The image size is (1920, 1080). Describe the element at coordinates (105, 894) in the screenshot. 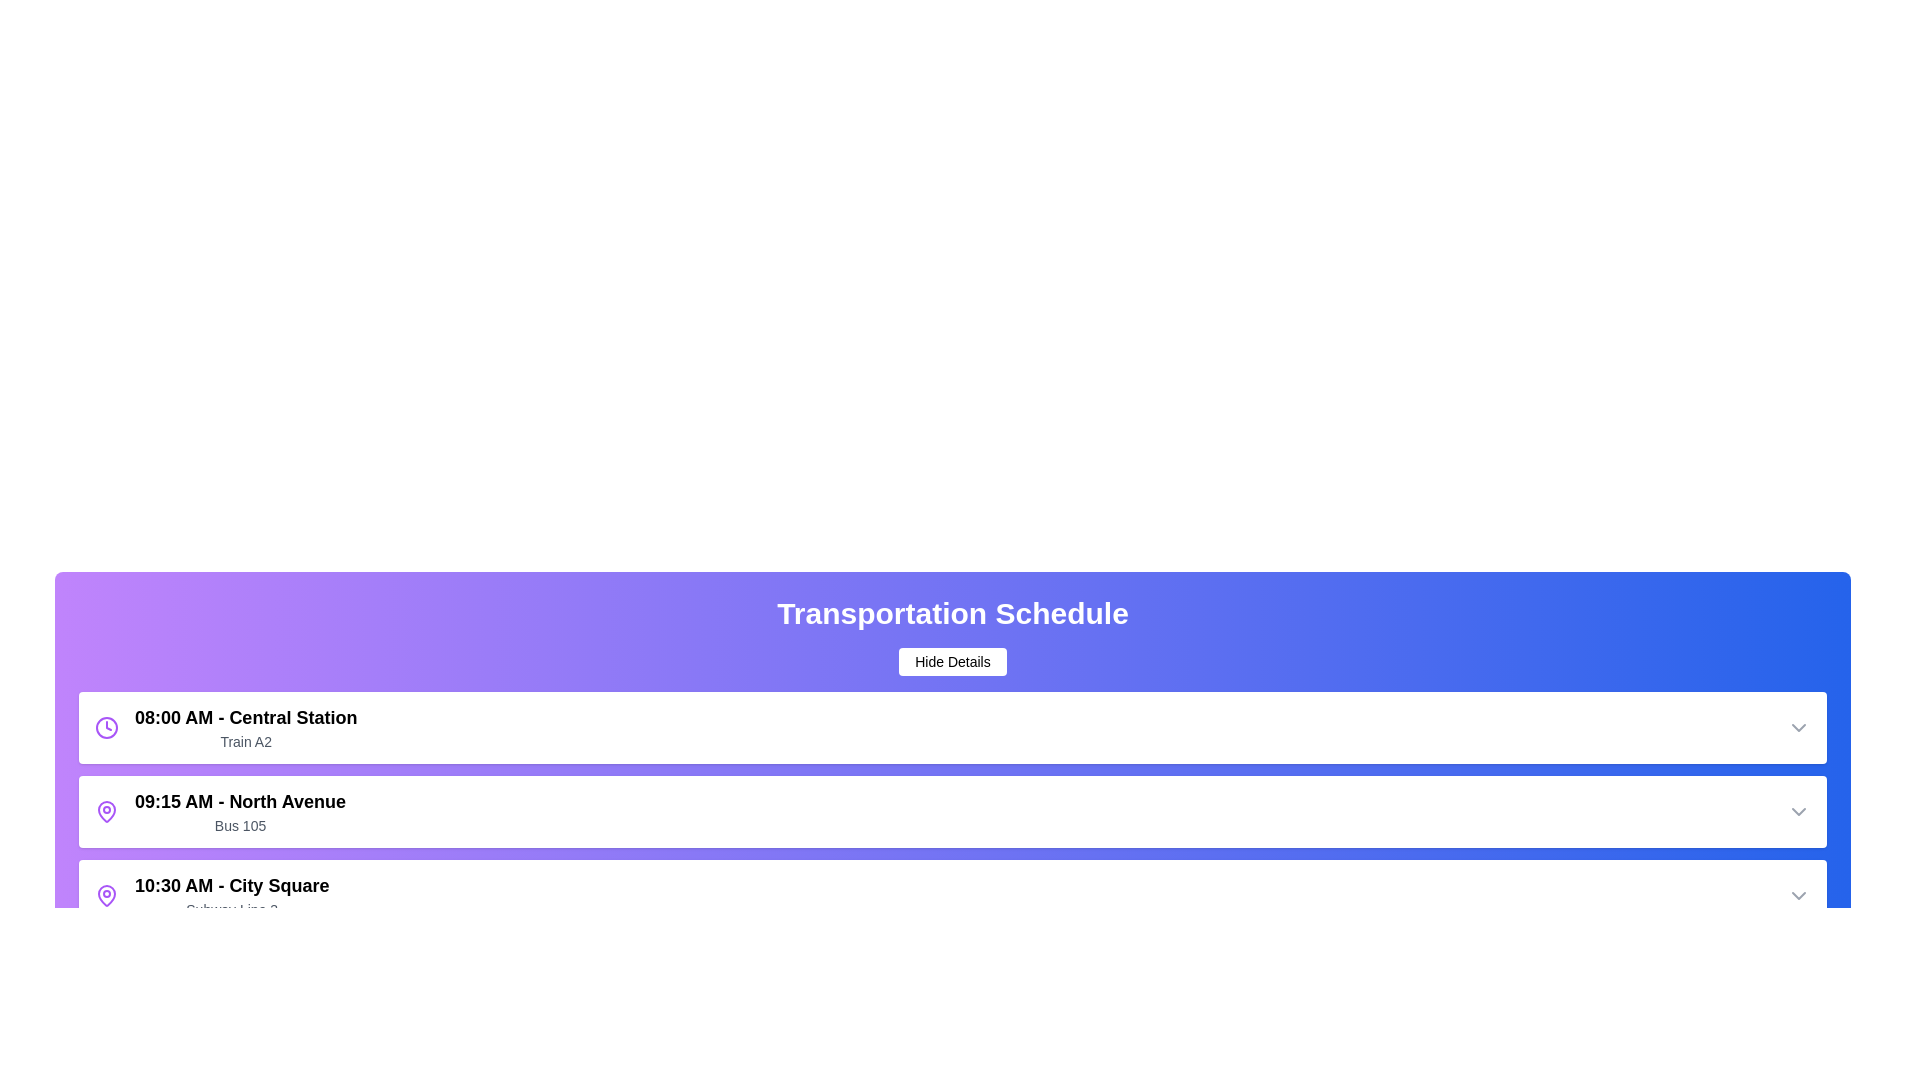

I see `the map_pin icon of the schedule item at 10:30 AM` at that location.